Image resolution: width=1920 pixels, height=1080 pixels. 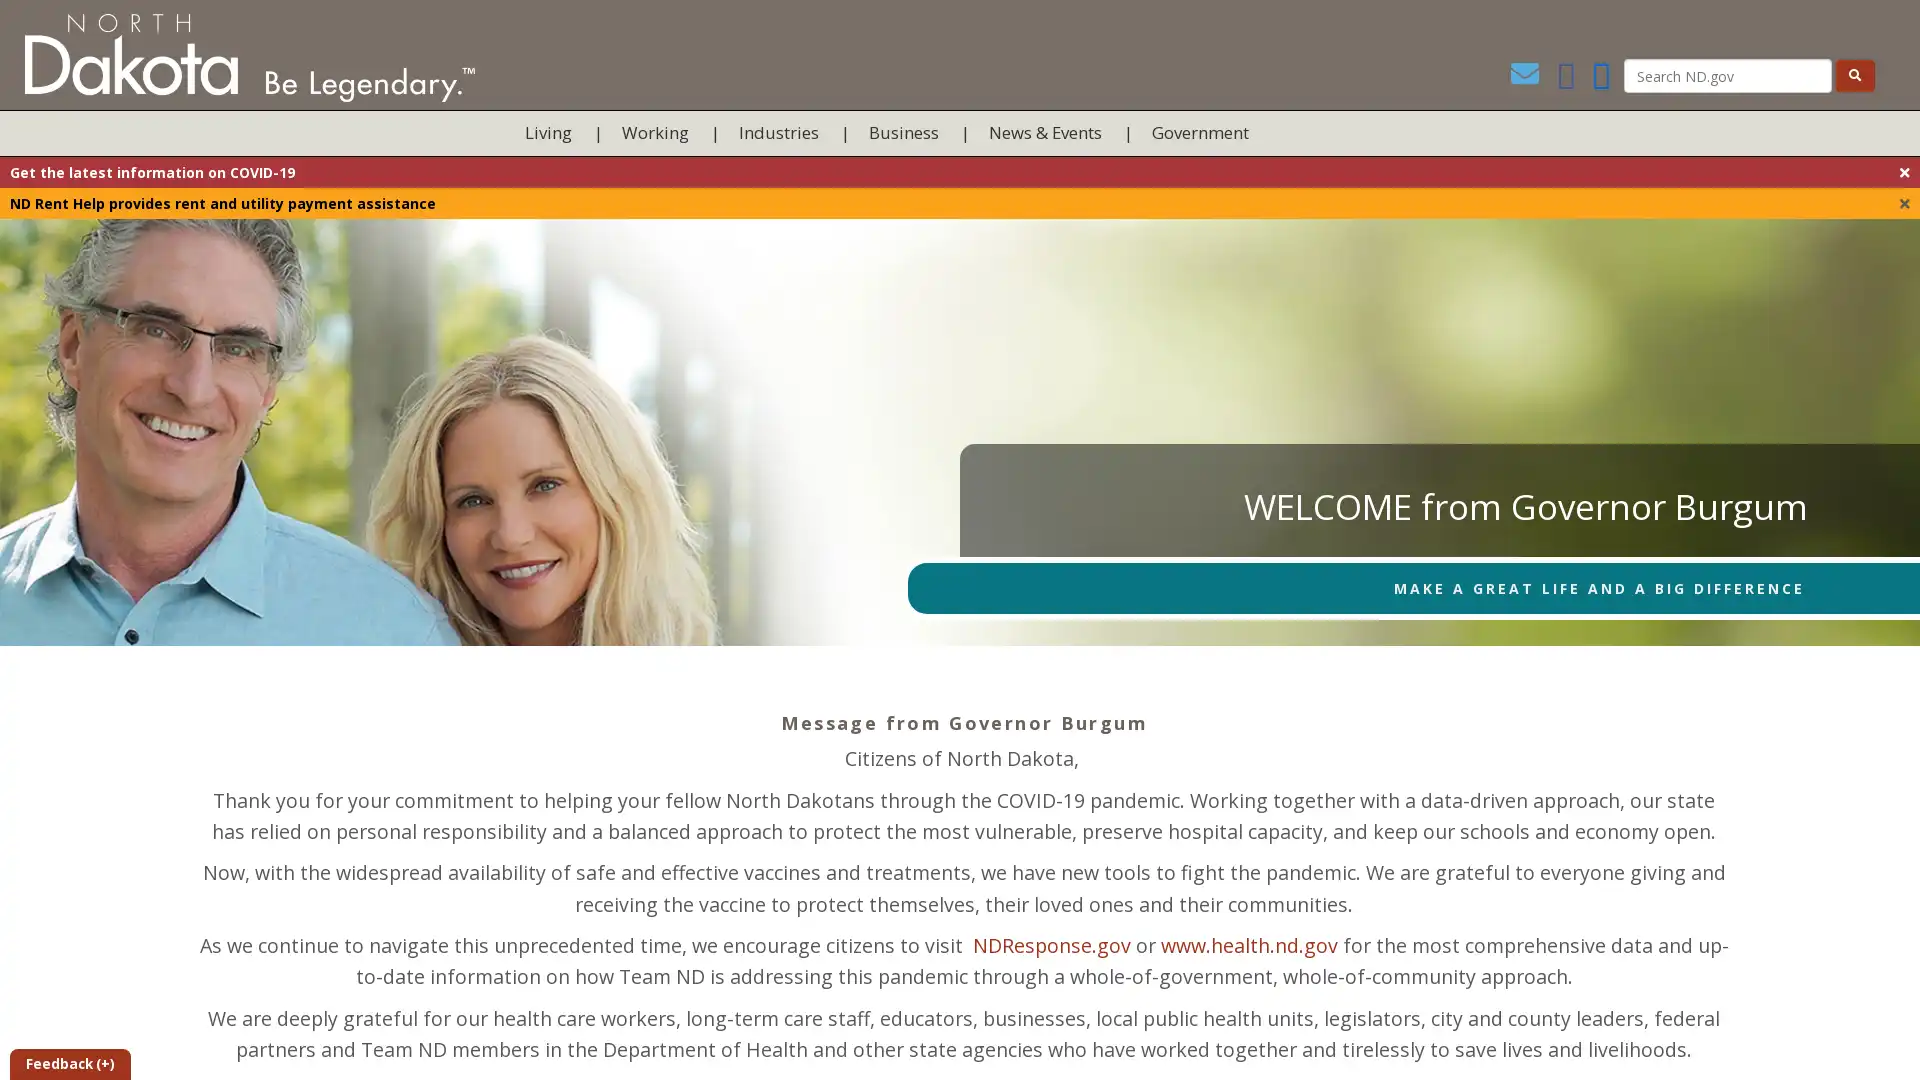 I want to click on Follow Us on Twitter, so click(x=1601, y=77).